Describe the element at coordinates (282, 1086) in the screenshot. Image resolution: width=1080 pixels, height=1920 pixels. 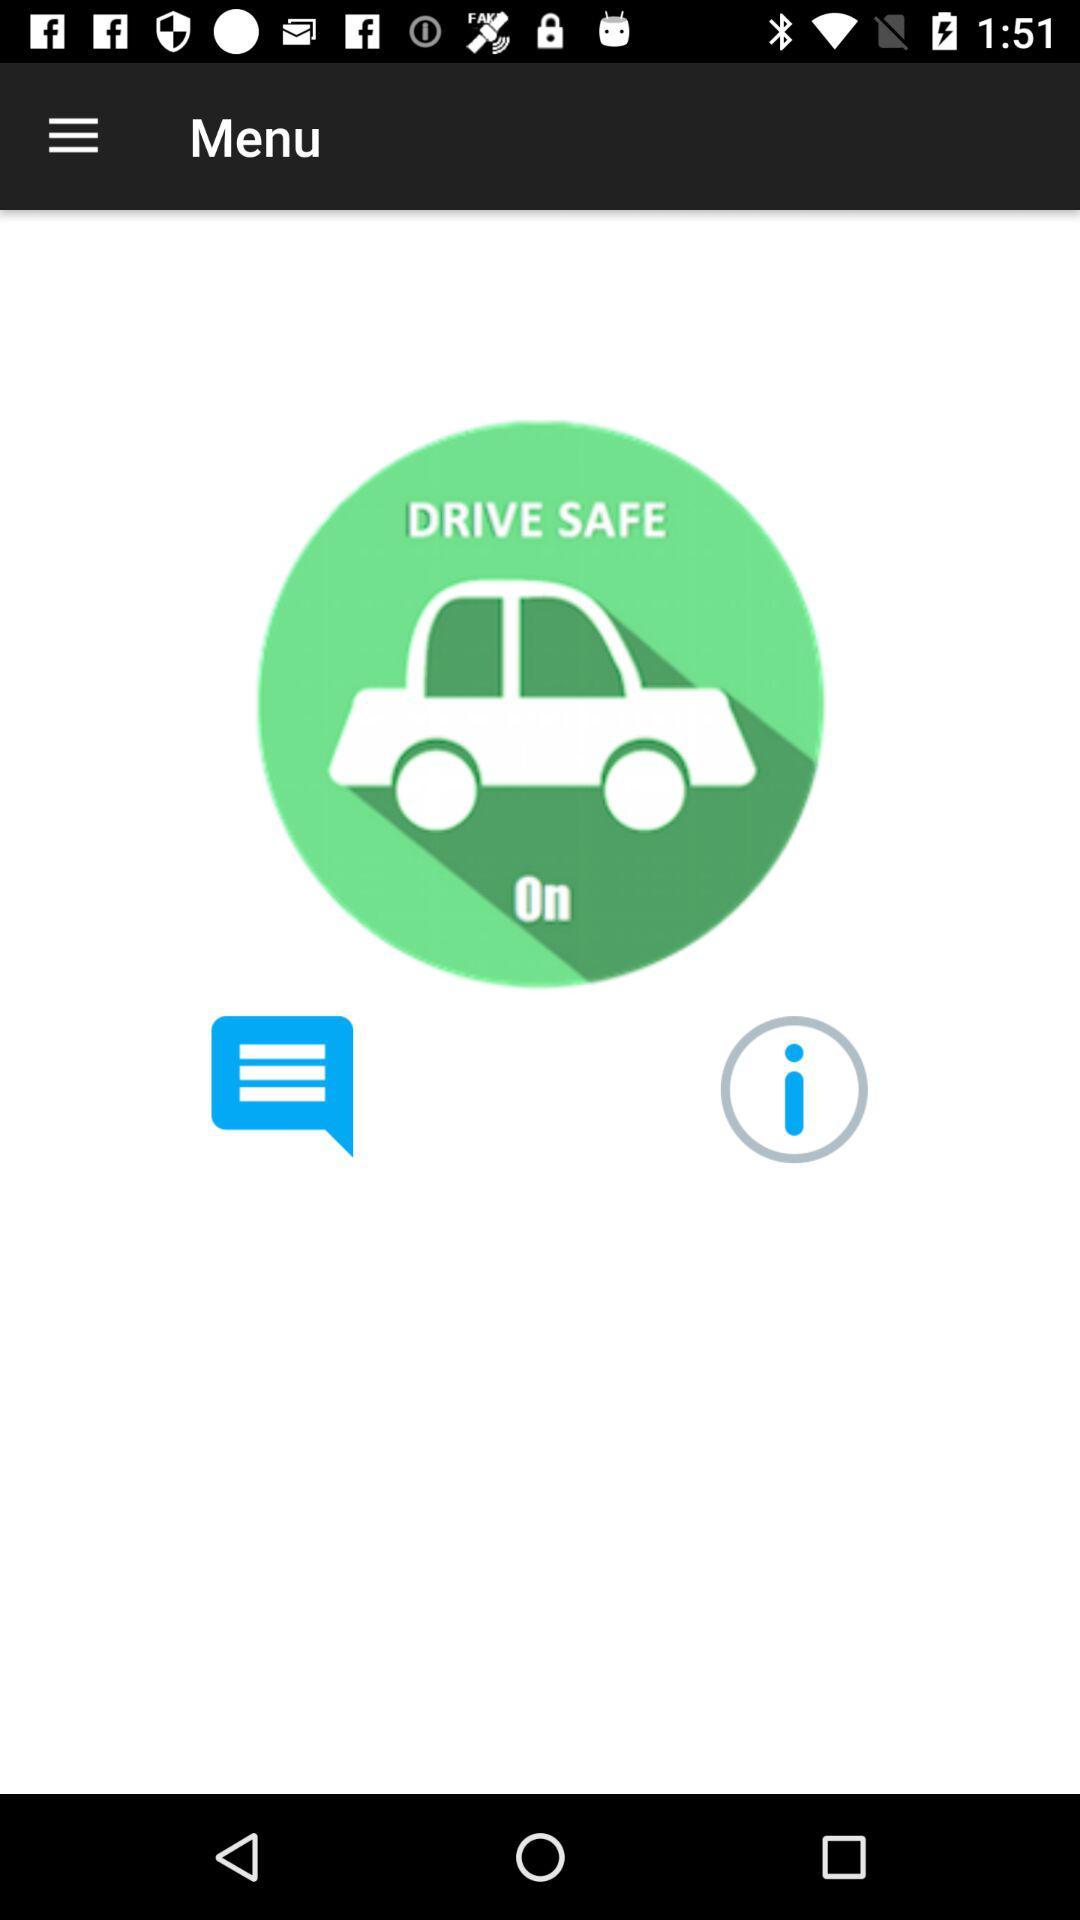
I see `the icon on the left` at that location.